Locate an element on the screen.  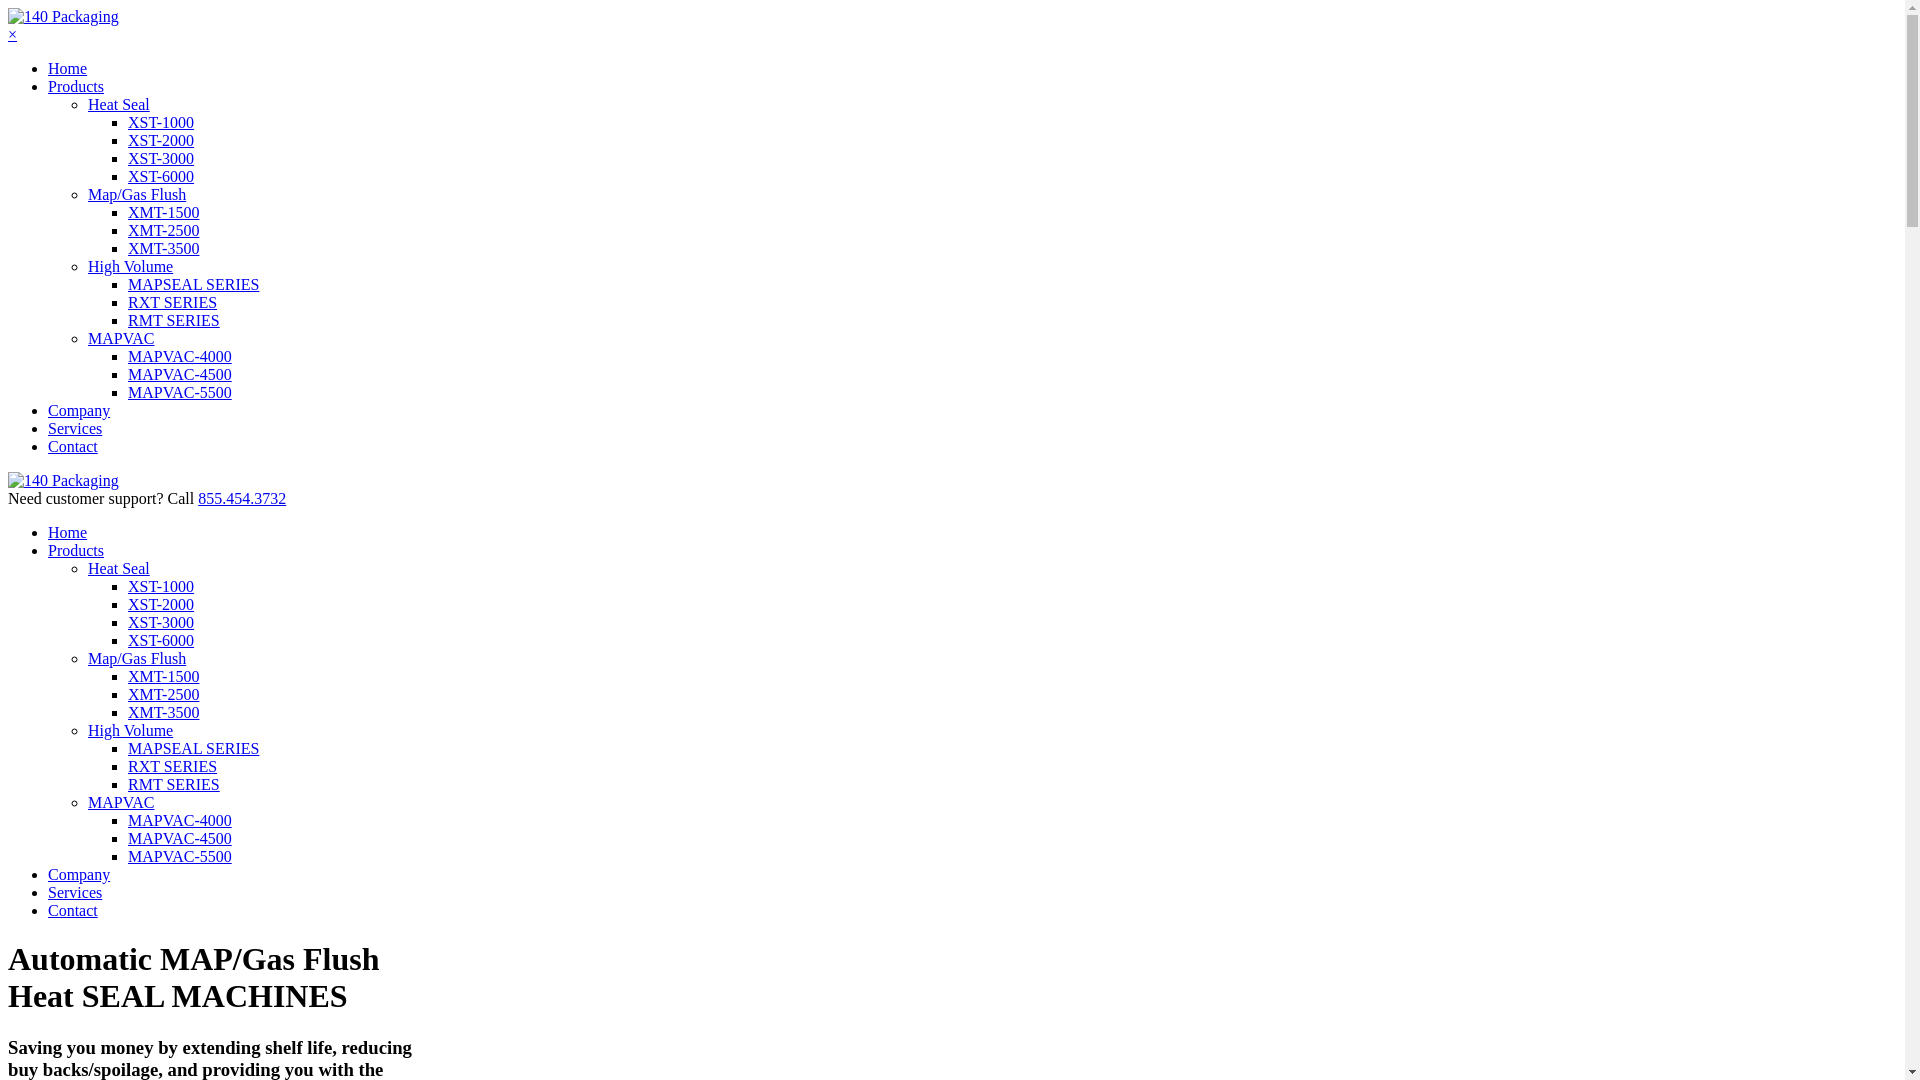
'XST-2000' is located at coordinates (127, 603).